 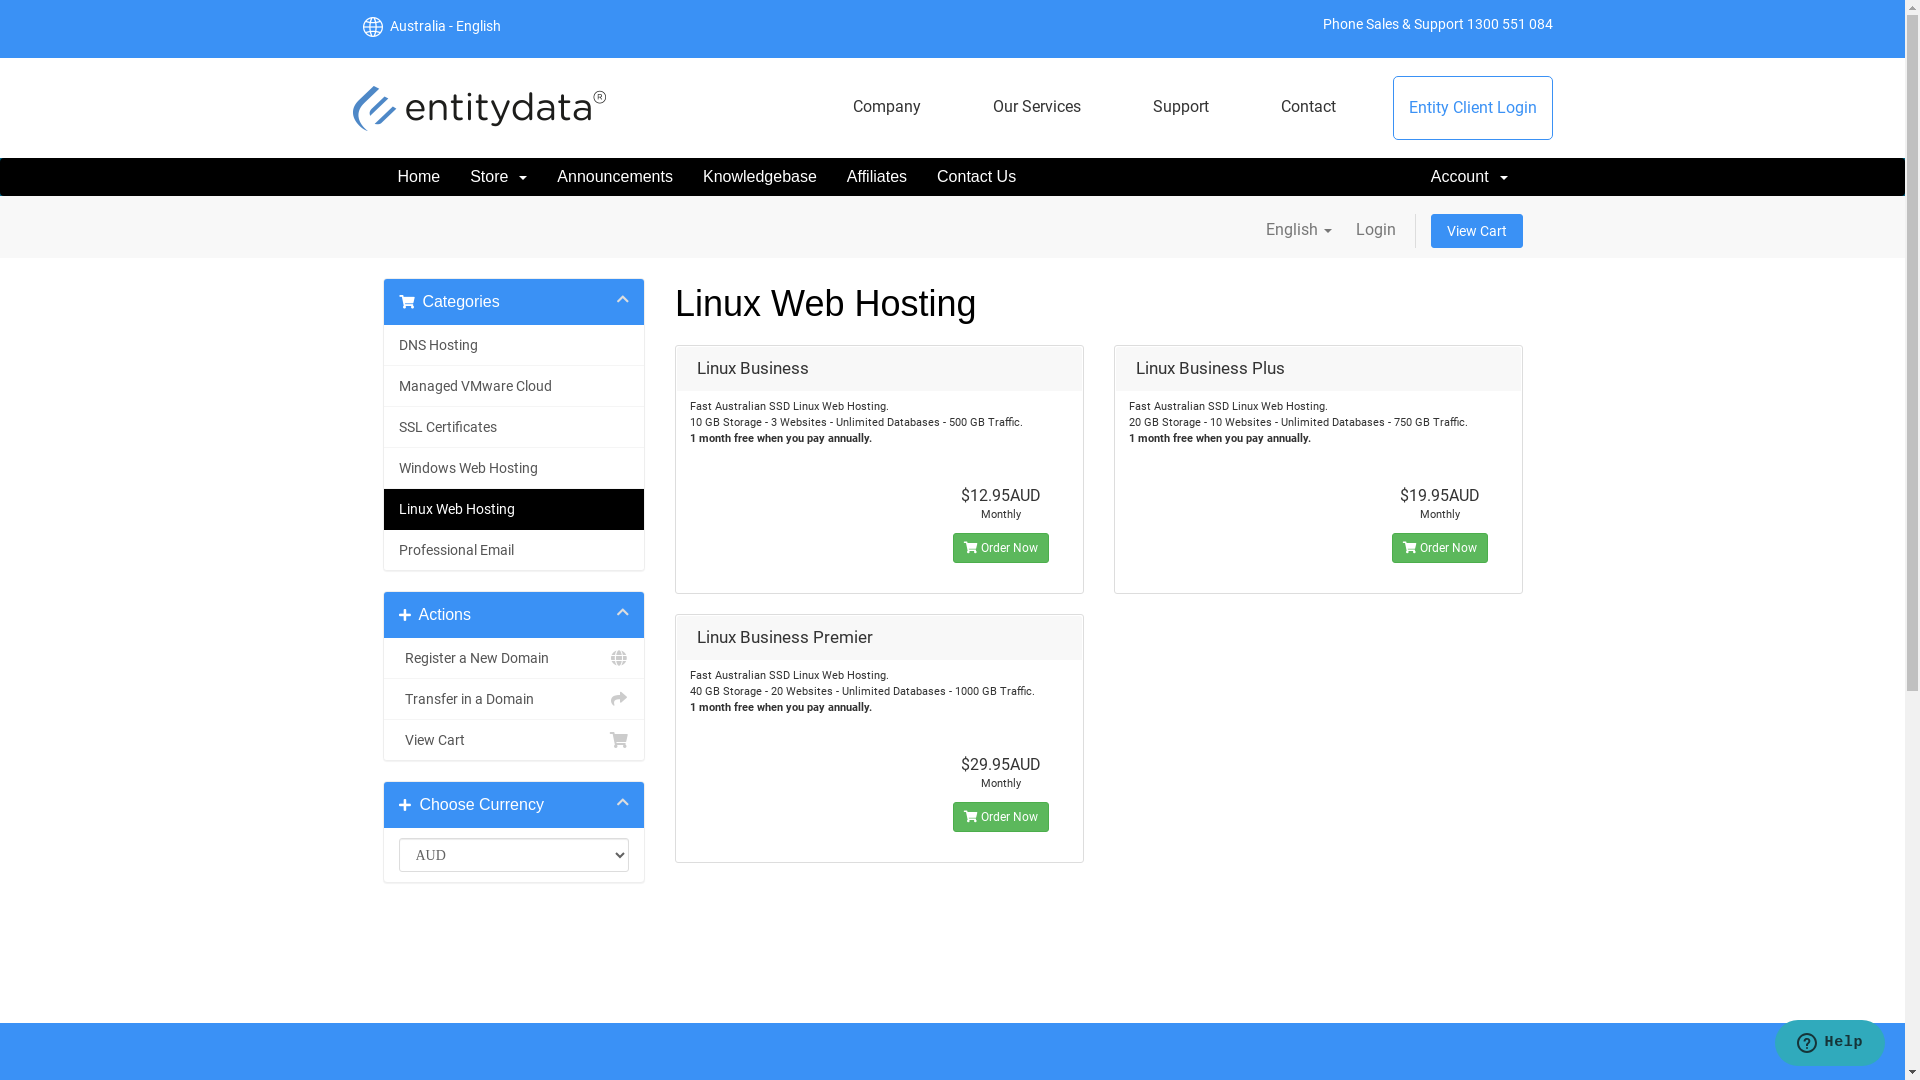 I want to click on '1300 551 084', so click(x=1508, y=23).